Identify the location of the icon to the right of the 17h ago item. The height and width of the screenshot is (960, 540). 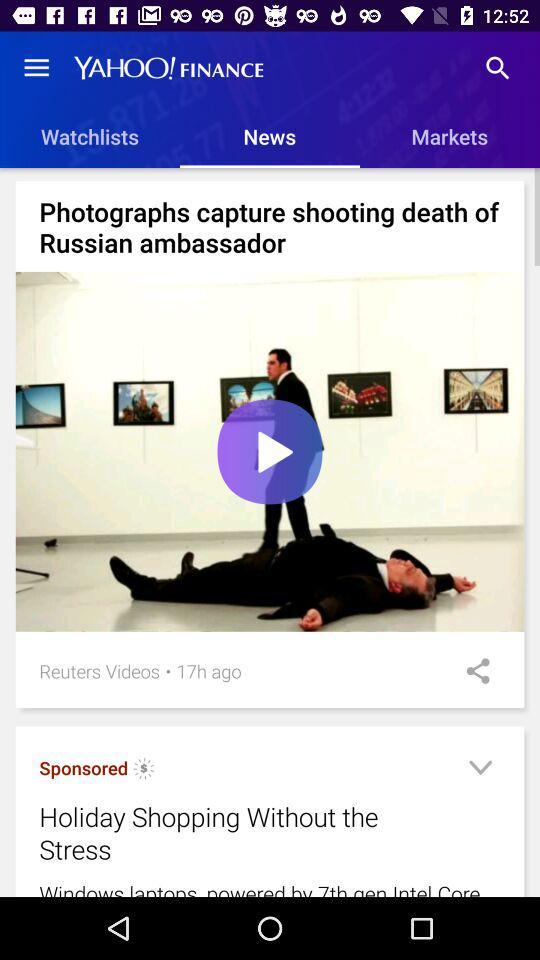
(471, 671).